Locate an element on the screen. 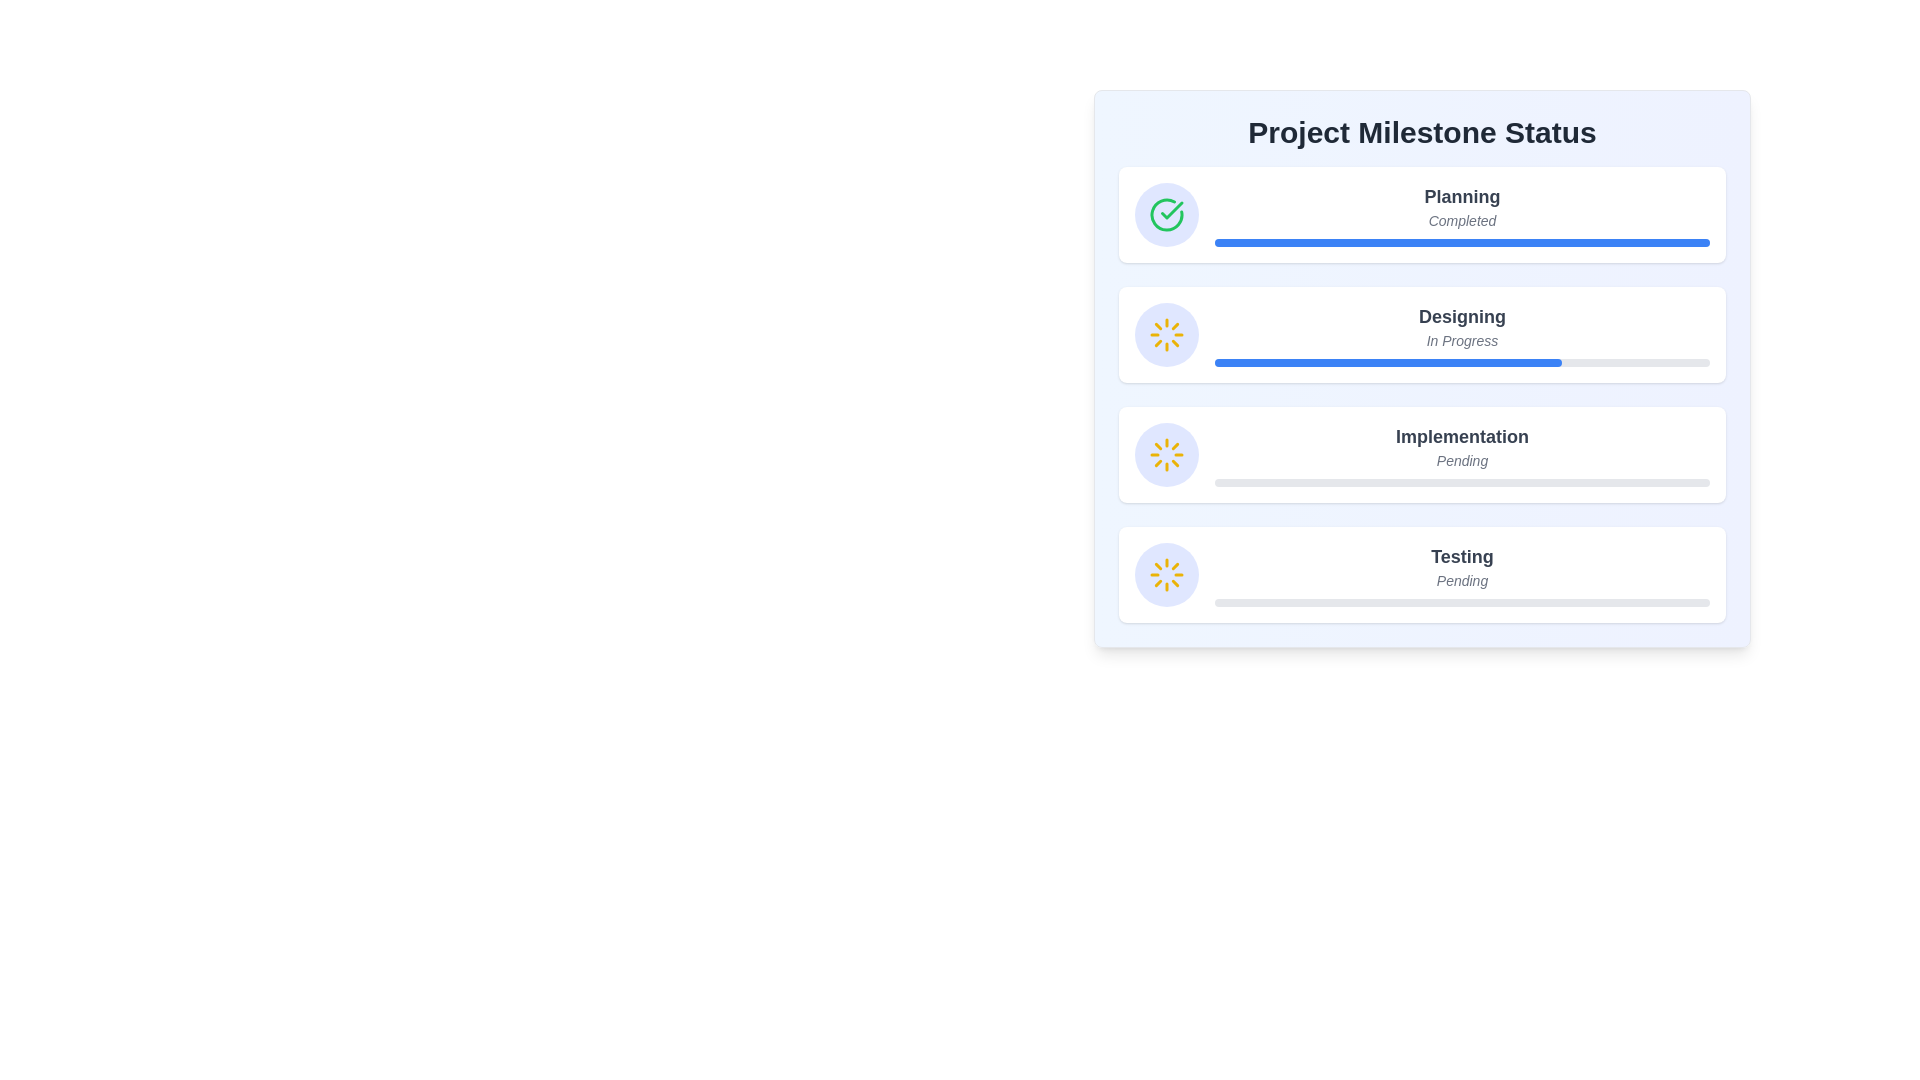 Image resolution: width=1920 pixels, height=1080 pixels. the progress level of the Progress bar located under the 'Implementation' milestone section, specifically in the third row below the title 'Implementation' and its status text 'Pending' is located at coordinates (1462, 482).